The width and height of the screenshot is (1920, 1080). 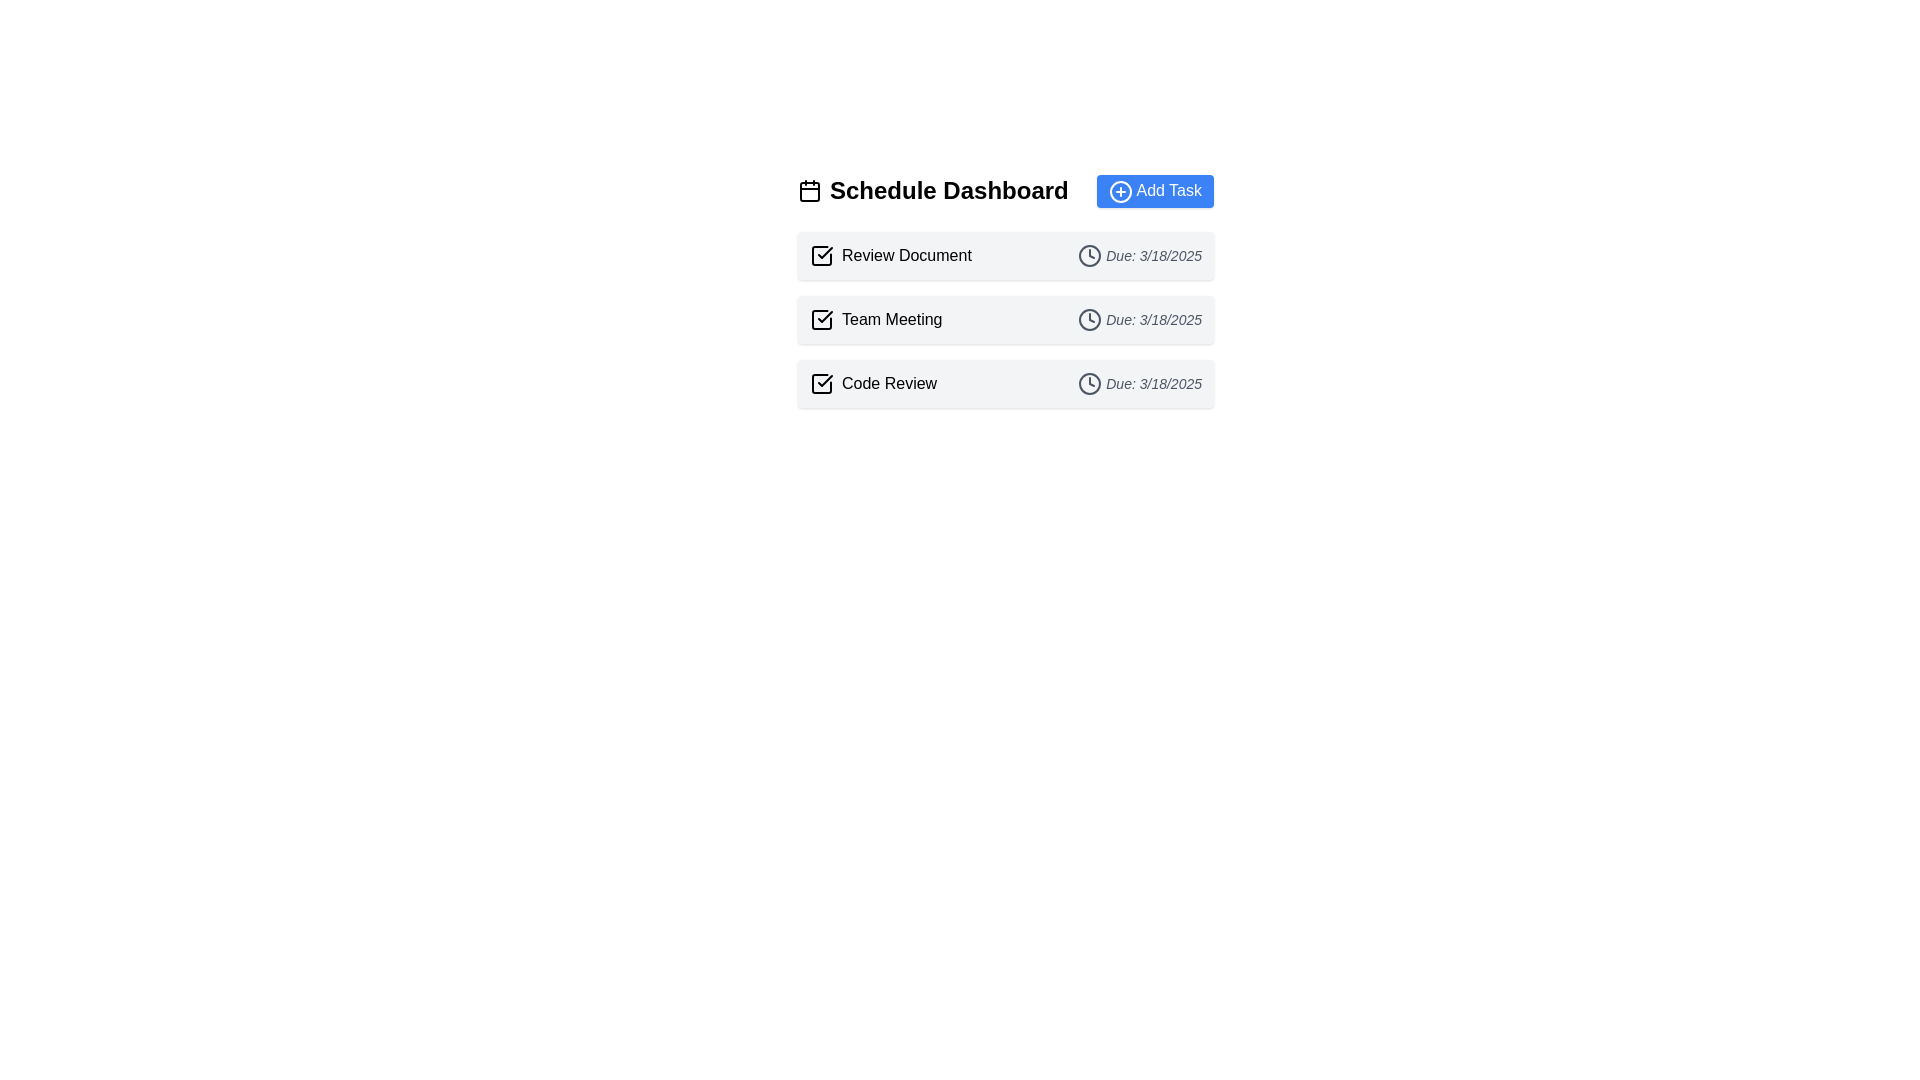 What do you see at coordinates (1155, 191) in the screenshot?
I see `the 'Add Task' button, which has a blue background and white text, located on the right side of the 'Schedule Dashboard' layout` at bounding box center [1155, 191].